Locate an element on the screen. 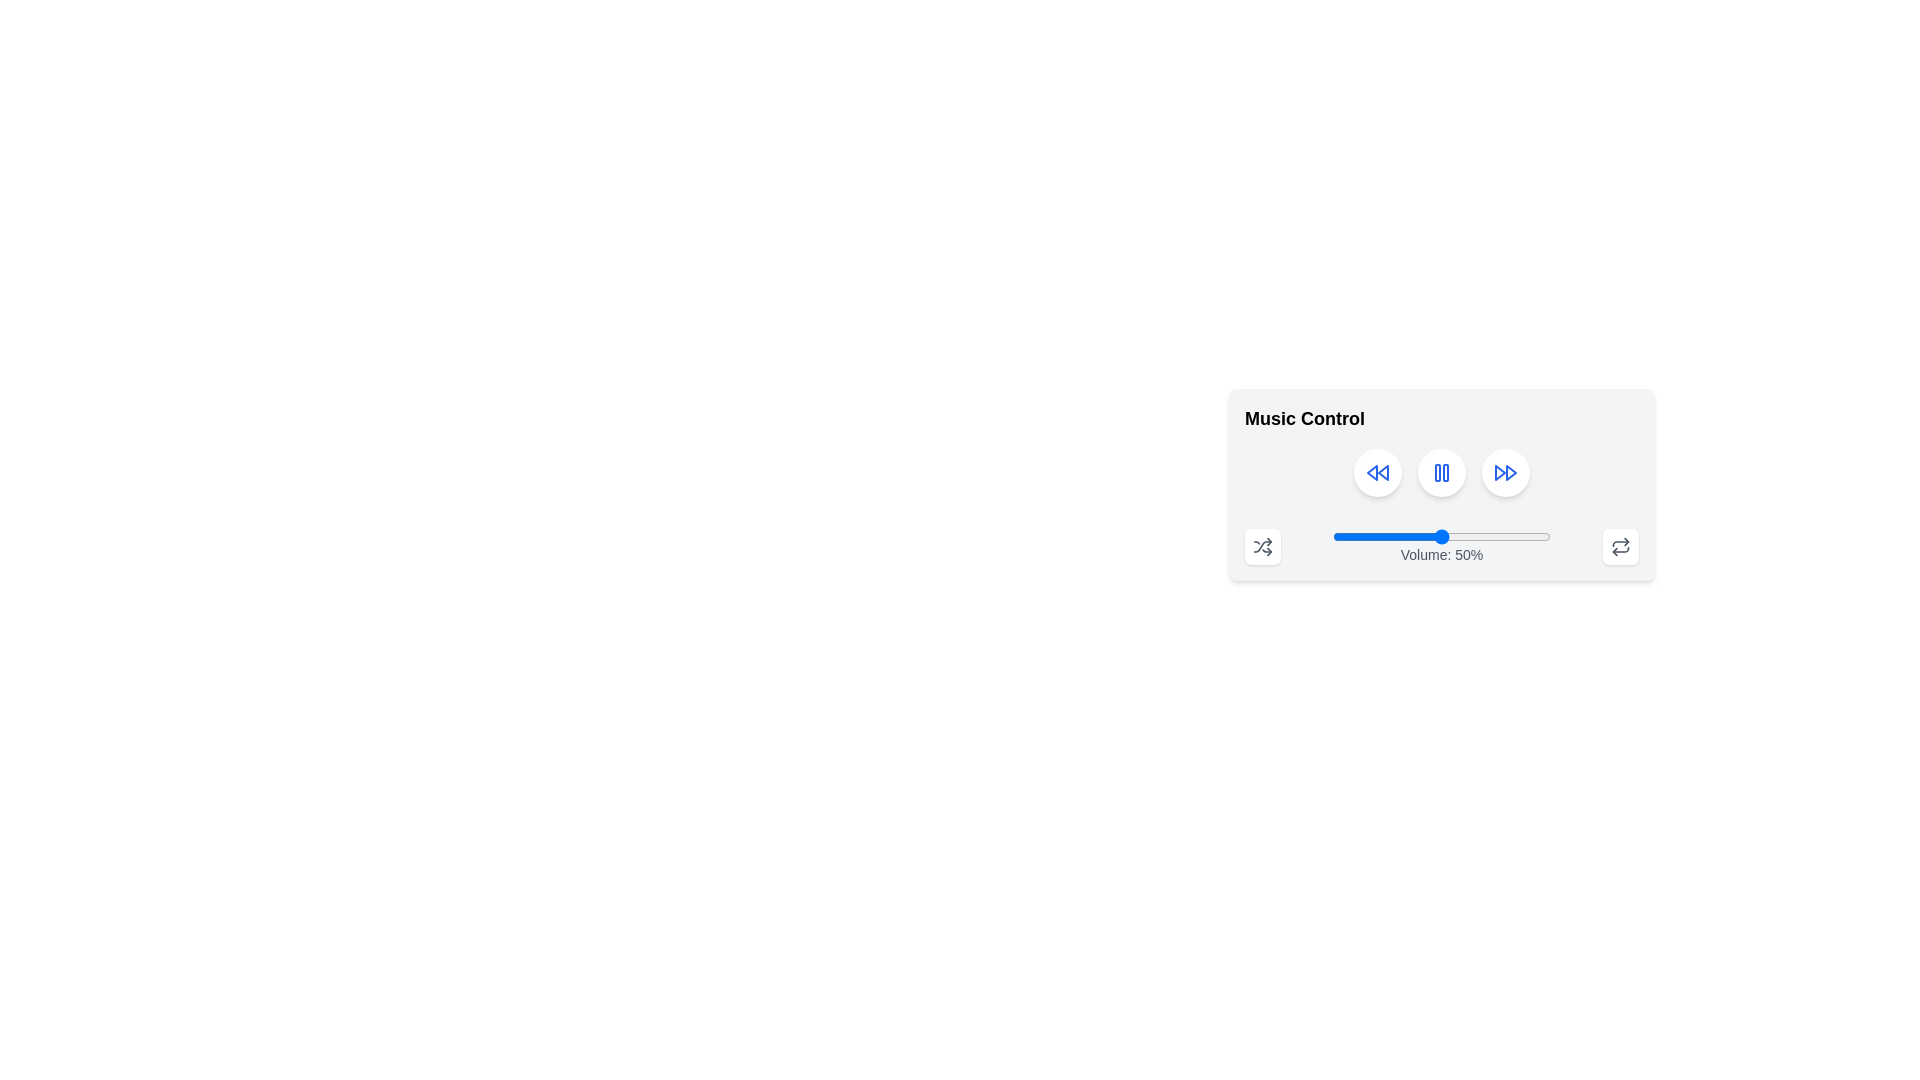 This screenshot has height=1080, width=1920. the blue pause icon button, which consists of two vertical bars, located centrally in the music control interface is located at coordinates (1441, 473).